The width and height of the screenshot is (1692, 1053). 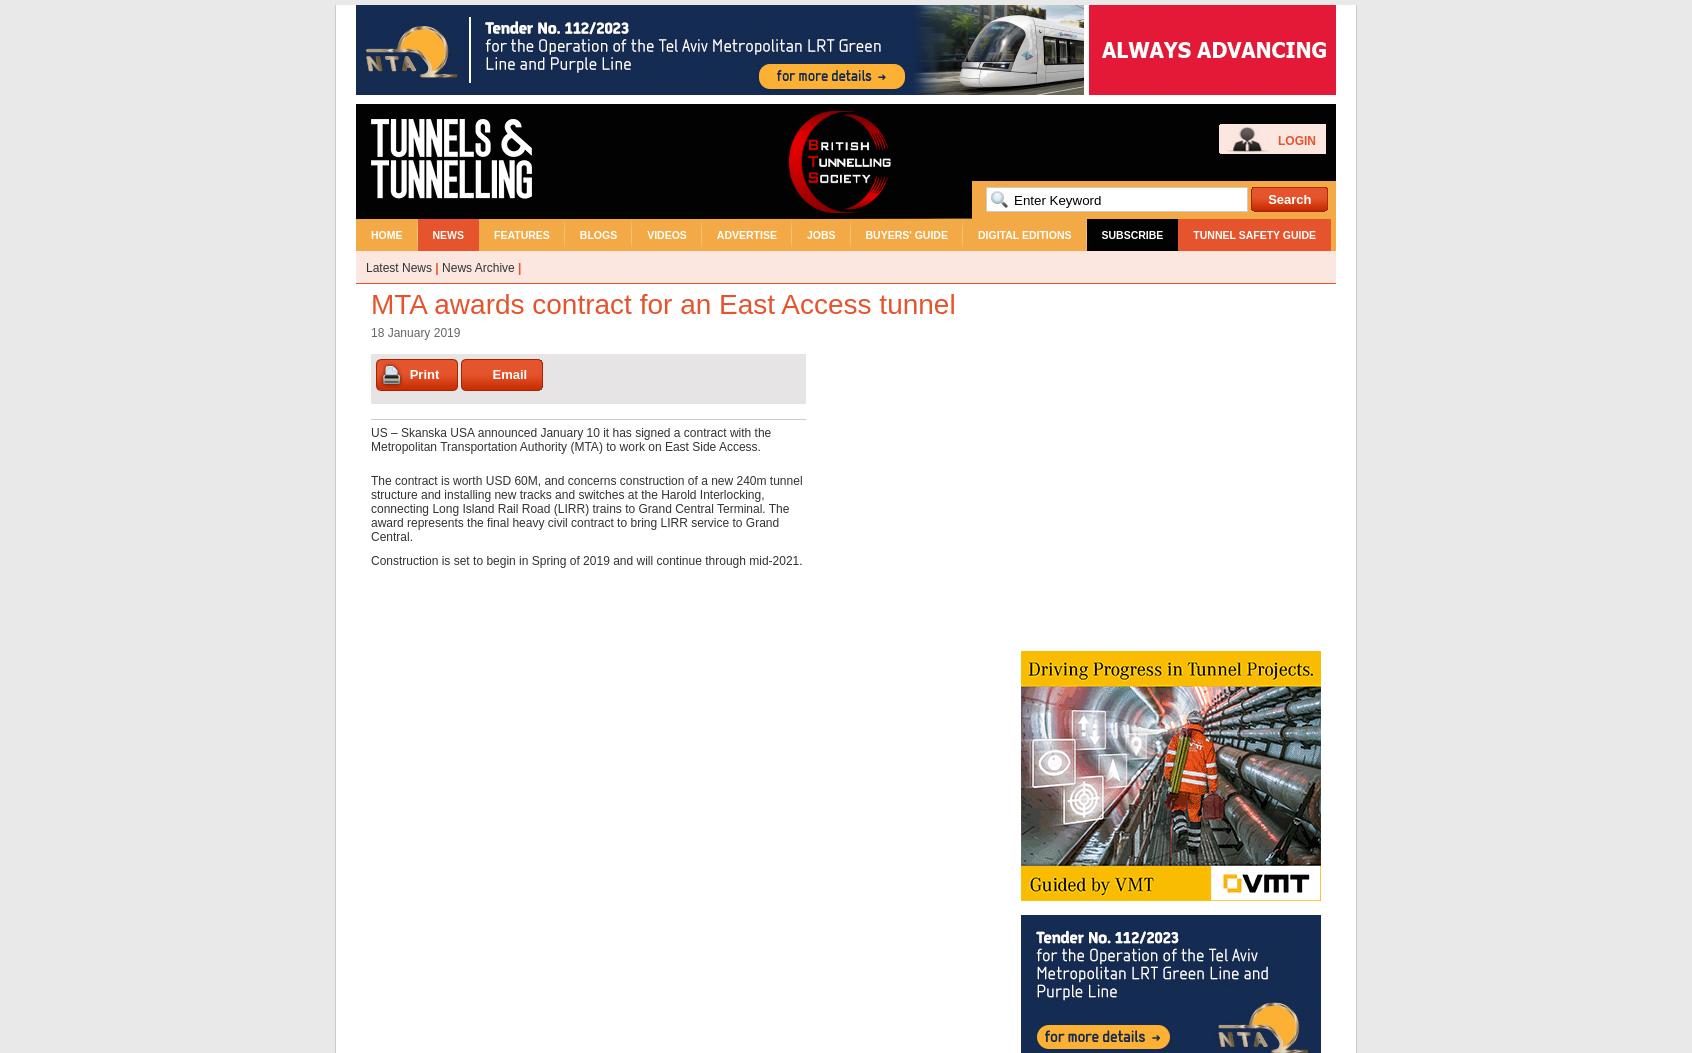 What do you see at coordinates (371, 439) in the screenshot?
I see `'US – Skanska USA announced January 10 it has signed a contract with the Metropolitan Transportation Authority (MTA) to work on East Side Access.'` at bounding box center [371, 439].